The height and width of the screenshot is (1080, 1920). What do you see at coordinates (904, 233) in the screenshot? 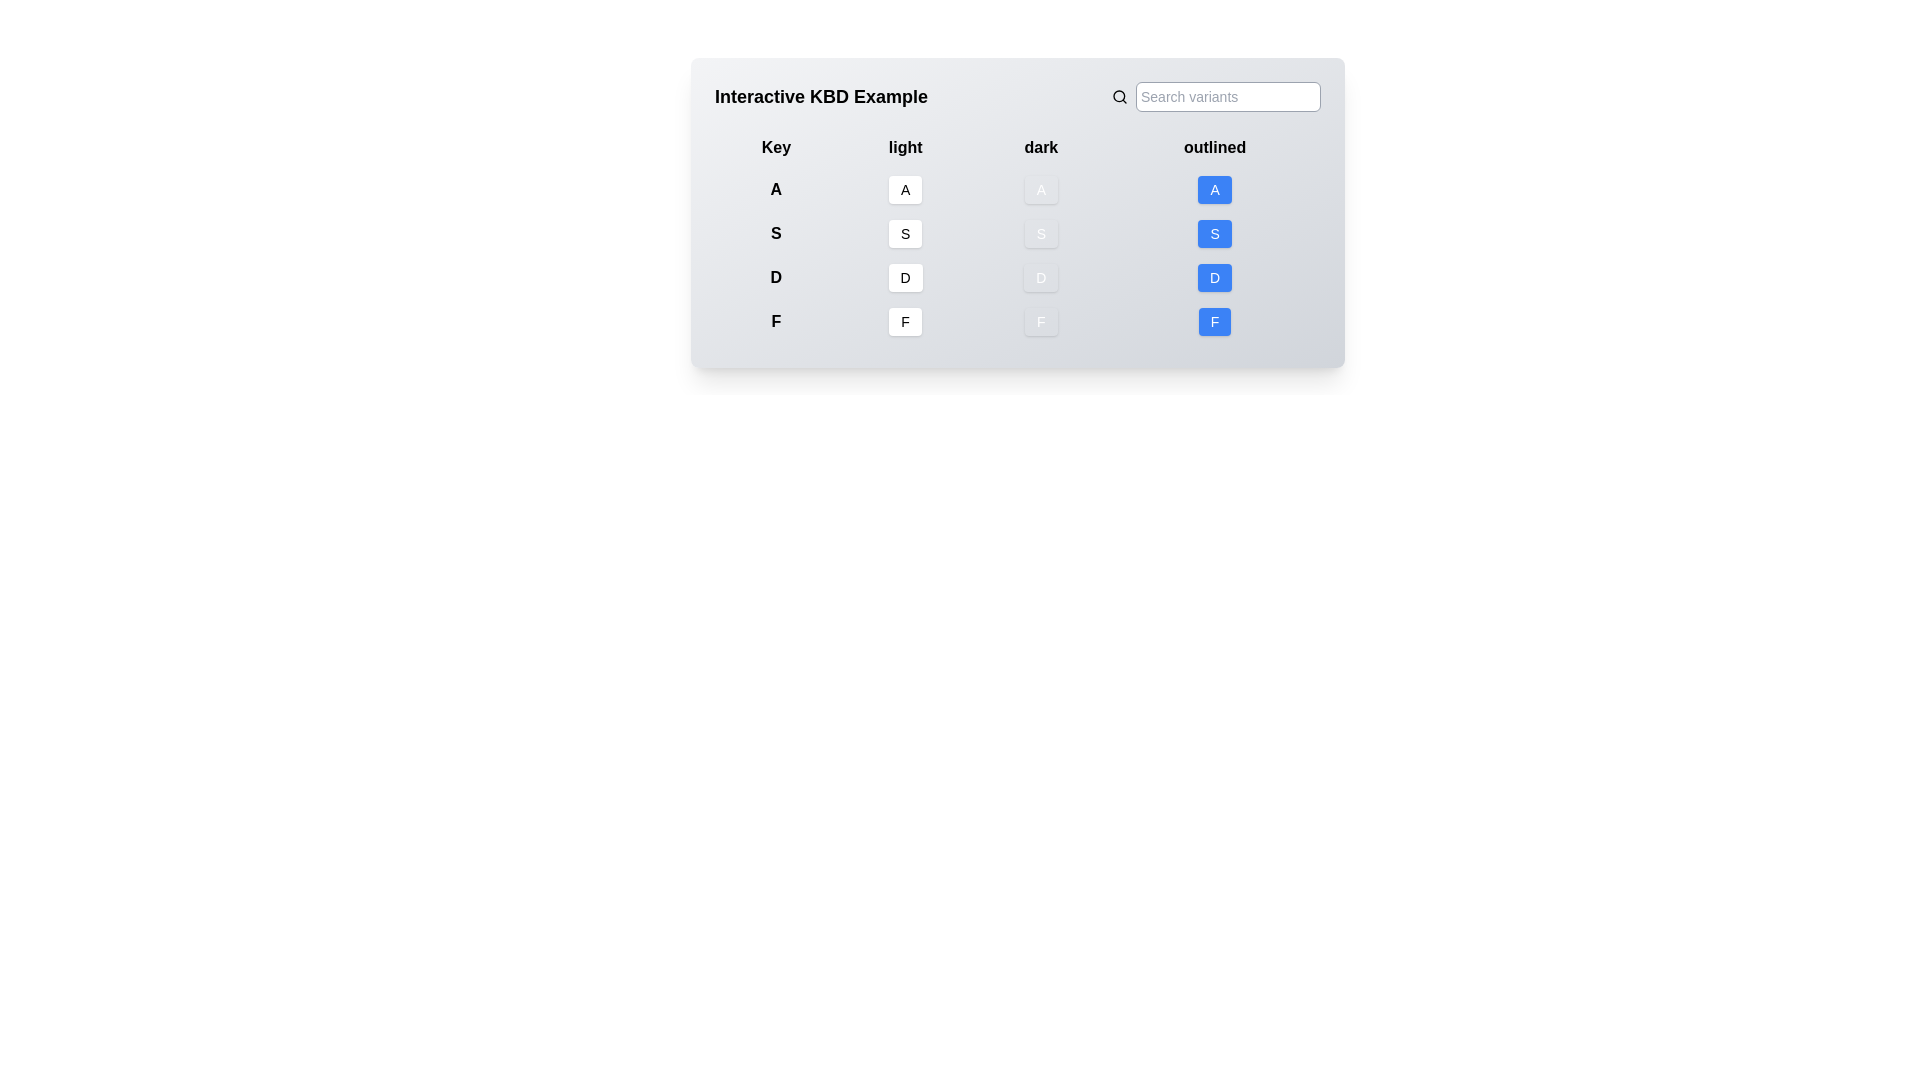
I see `the small rectangular button with rounded corners and a white background that contains a centered capital letter 'S' in black text, located under the 'light' column` at bounding box center [904, 233].